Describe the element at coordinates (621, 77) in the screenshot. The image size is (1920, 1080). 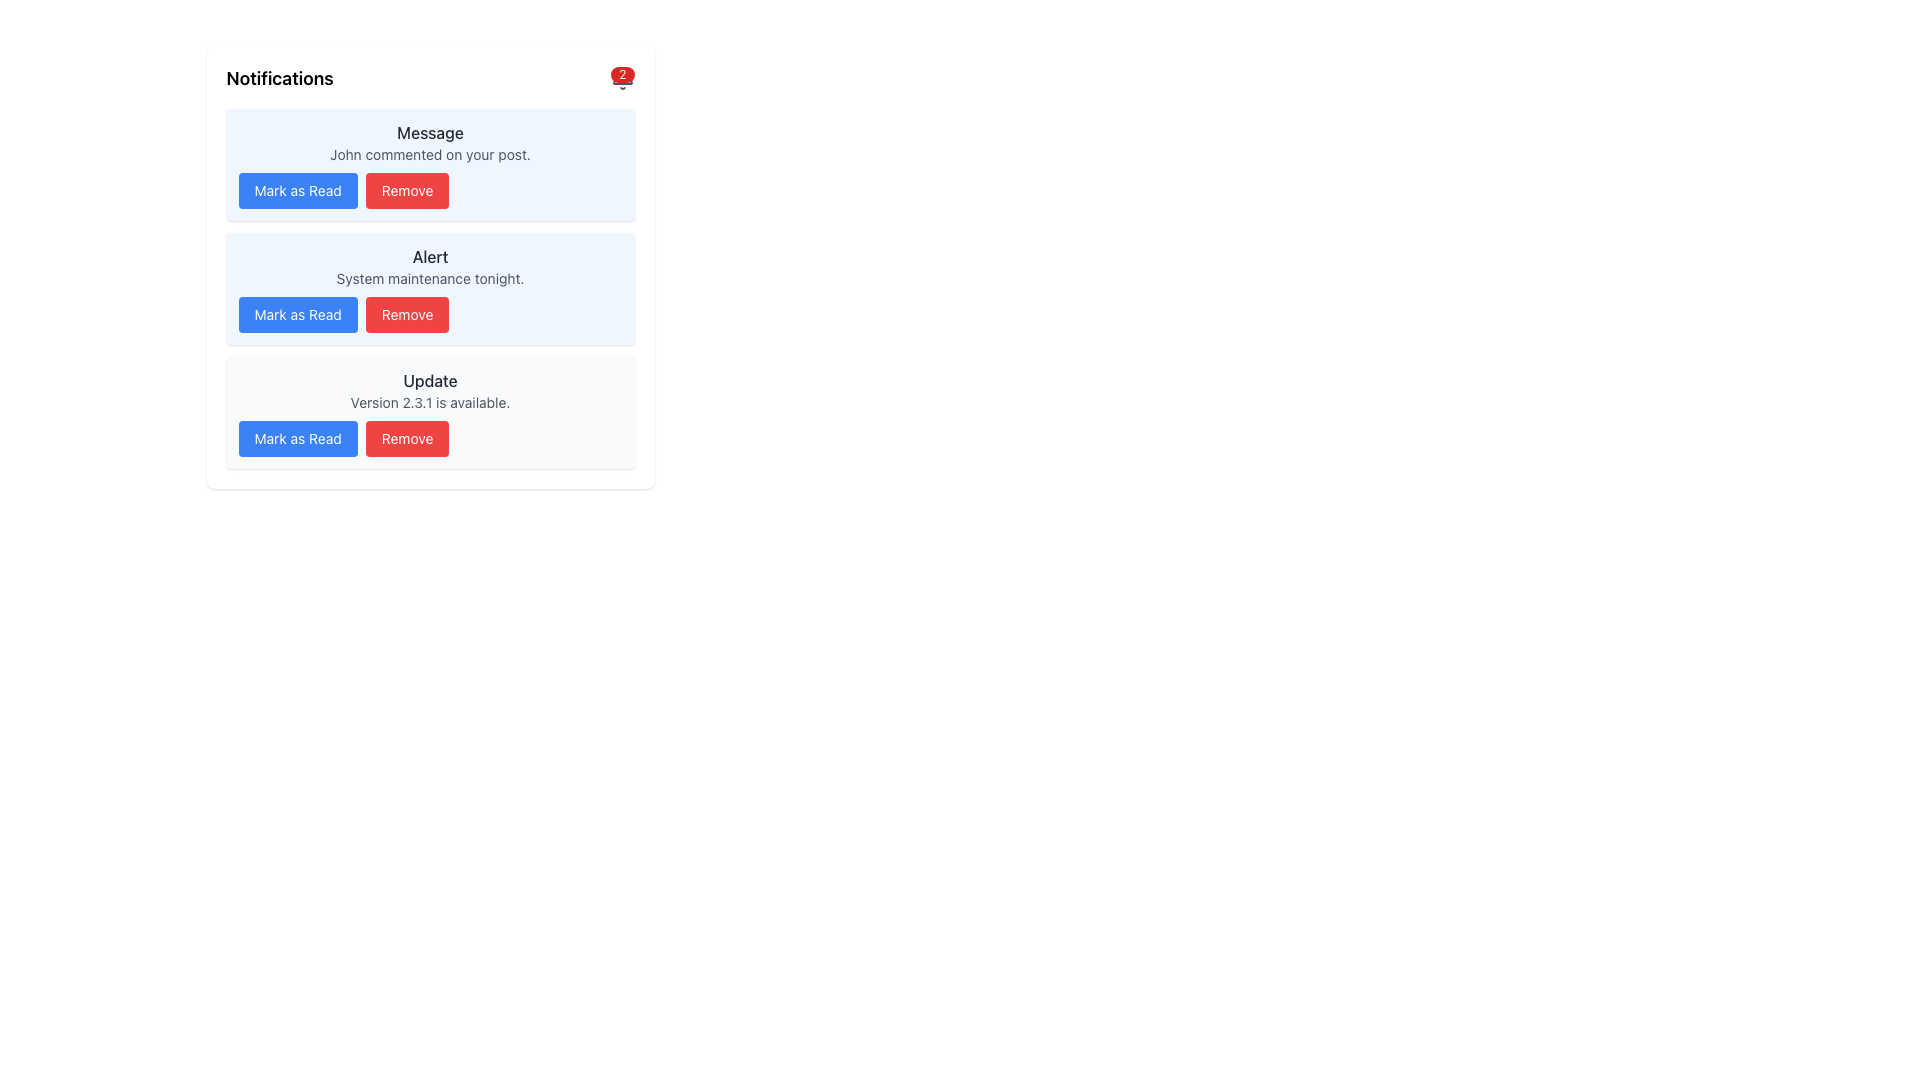
I see `the circular badge with a vibrant red background displaying the number '2', which is positioned at the top-right corner of the notification bell icon` at that location.